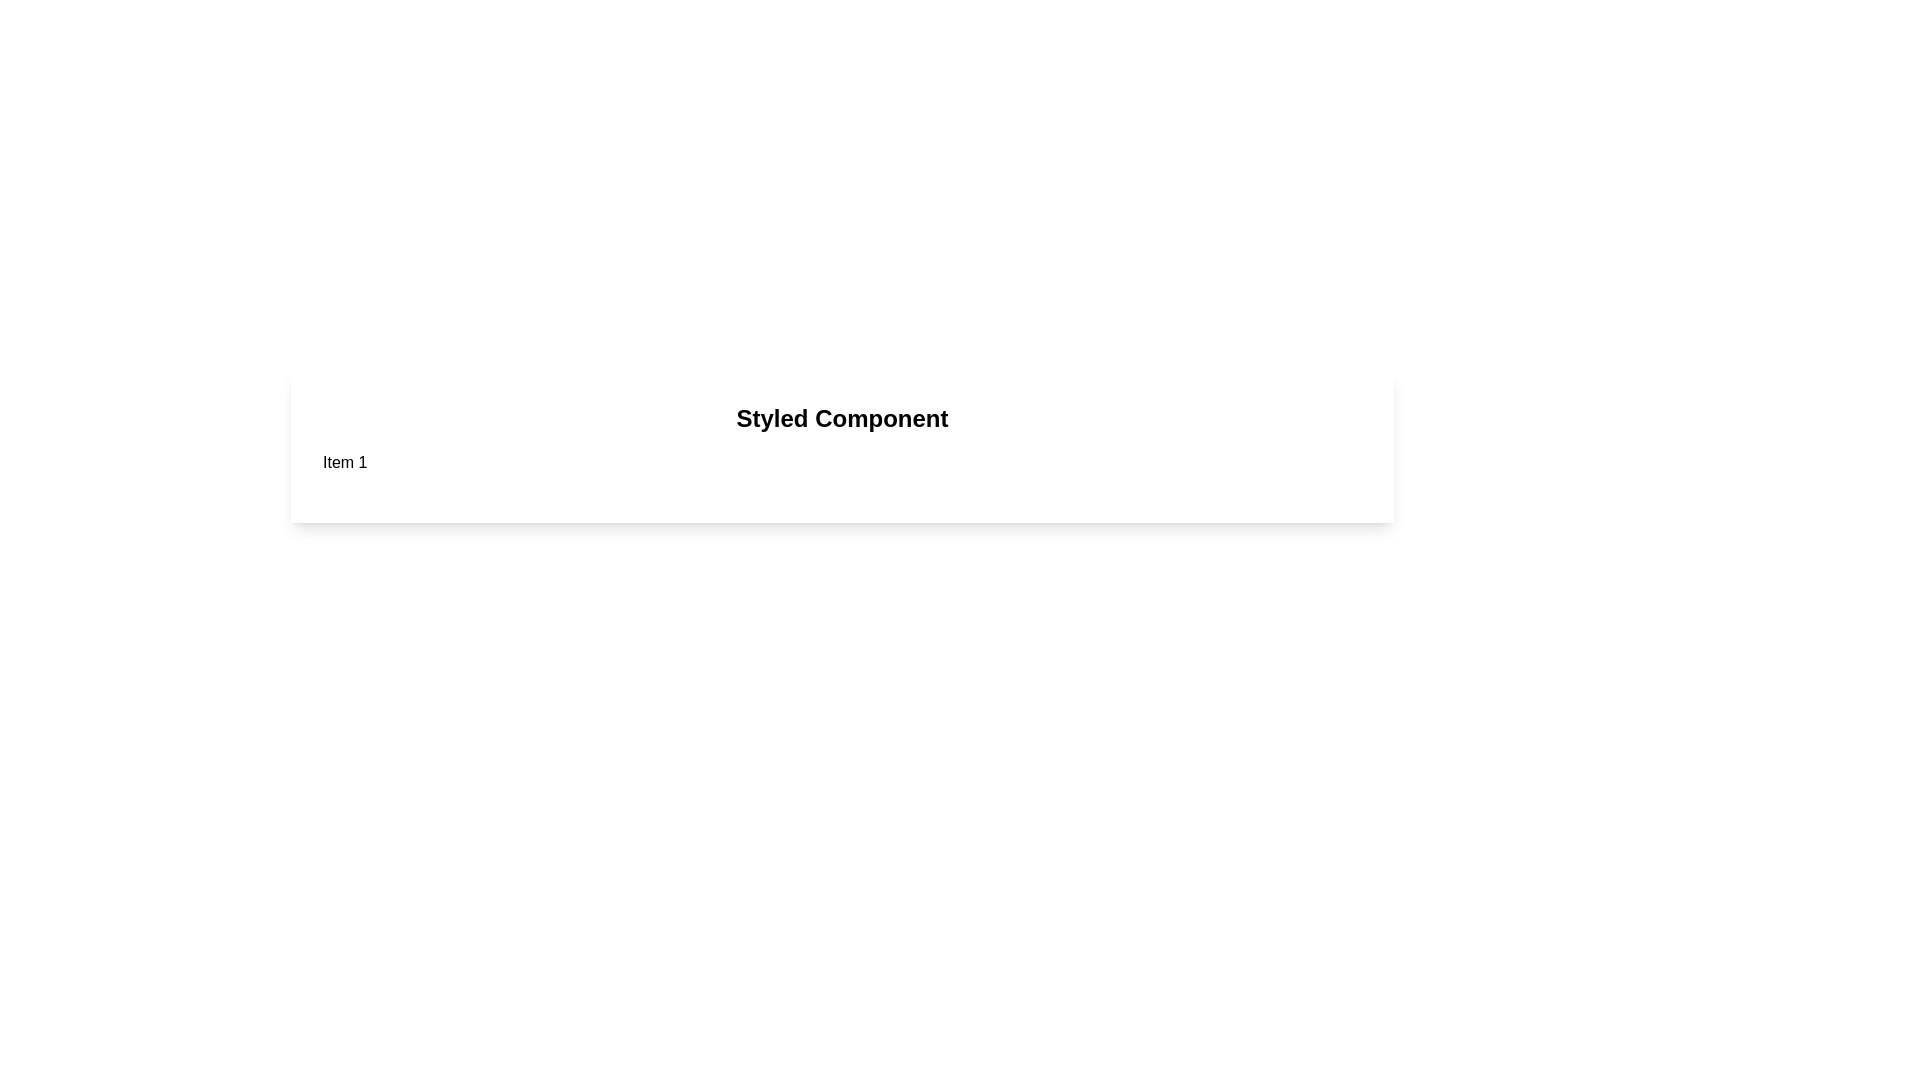 The image size is (1920, 1080). Describe the element at coordinates (842, 418) in the screenshot. I see `the header text 'Styled Component' to select it` at that location.